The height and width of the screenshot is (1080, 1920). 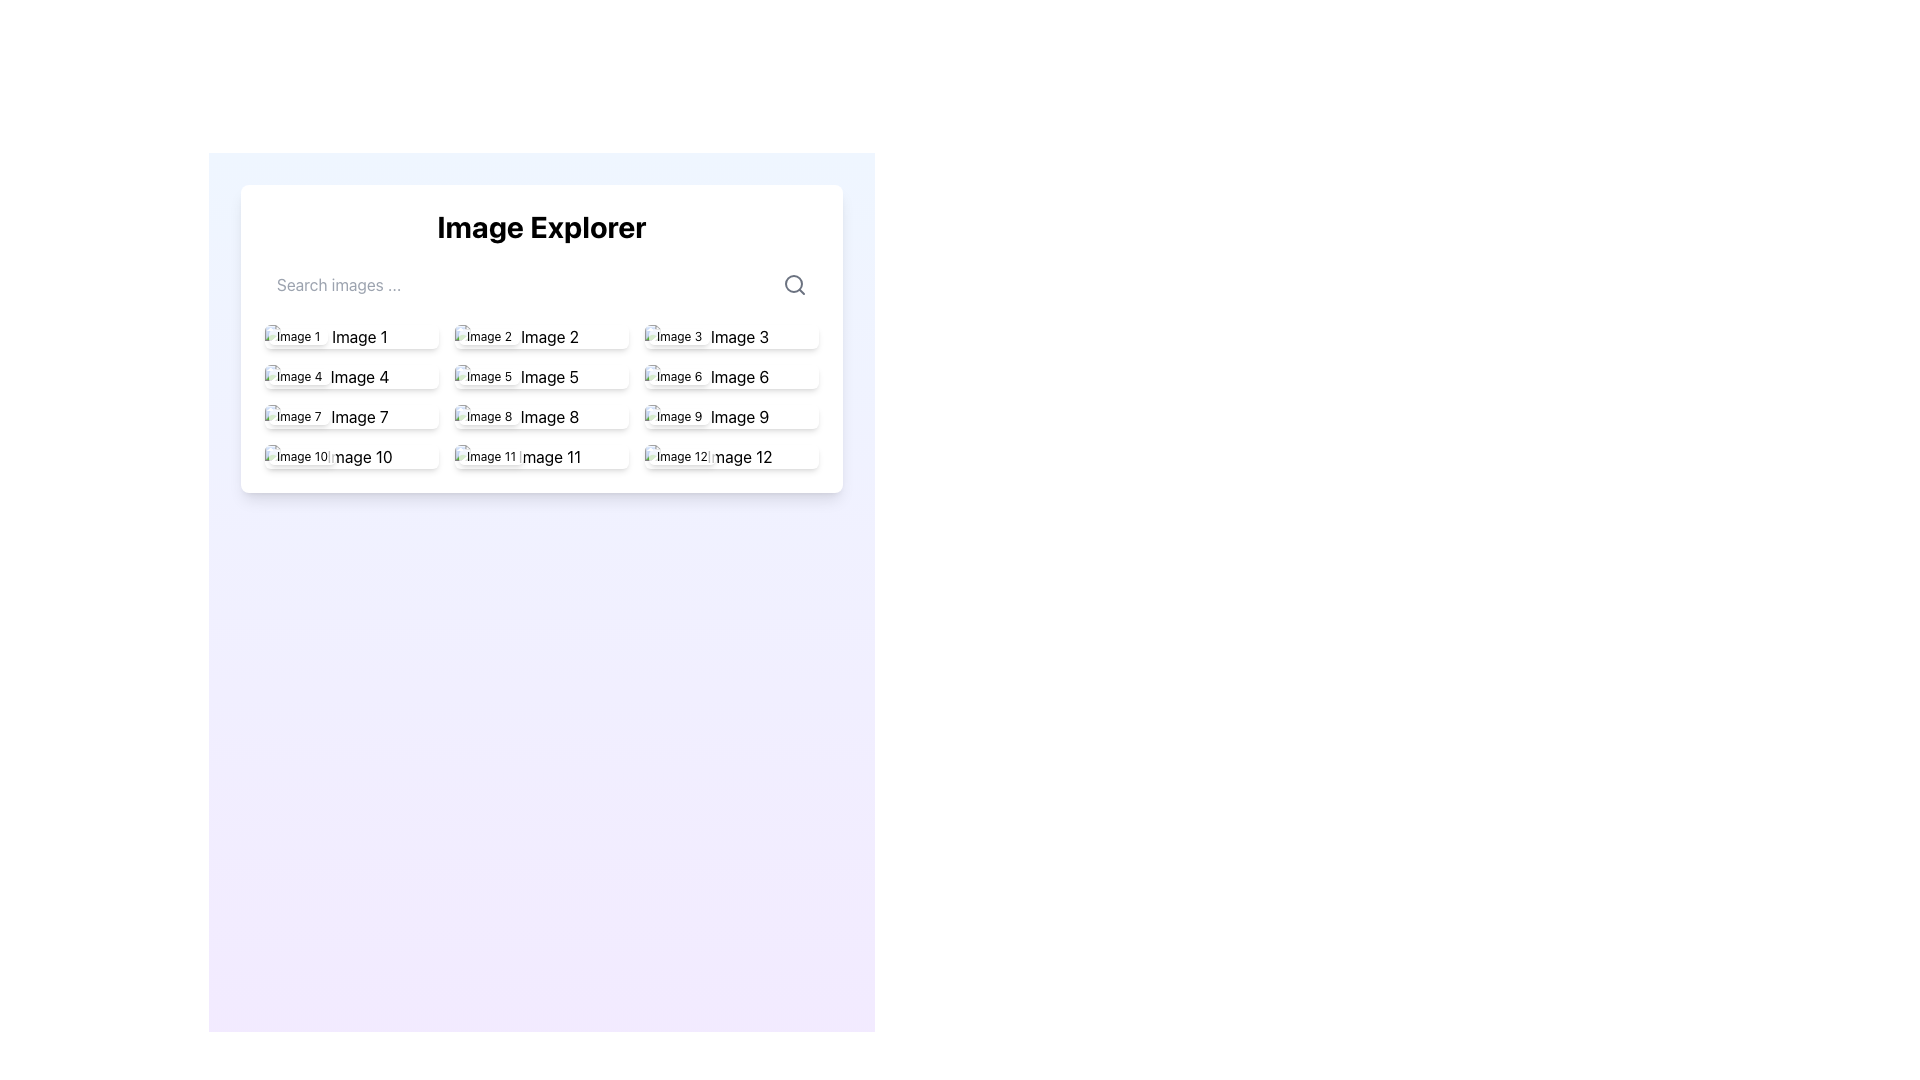 What do you see at coordinates (489, 415) in the screenshot?
I see `the text label overlay identifying the associated image as 'Image 8', located in the third row and second column of the gallery` at bounding box center [489, 415].